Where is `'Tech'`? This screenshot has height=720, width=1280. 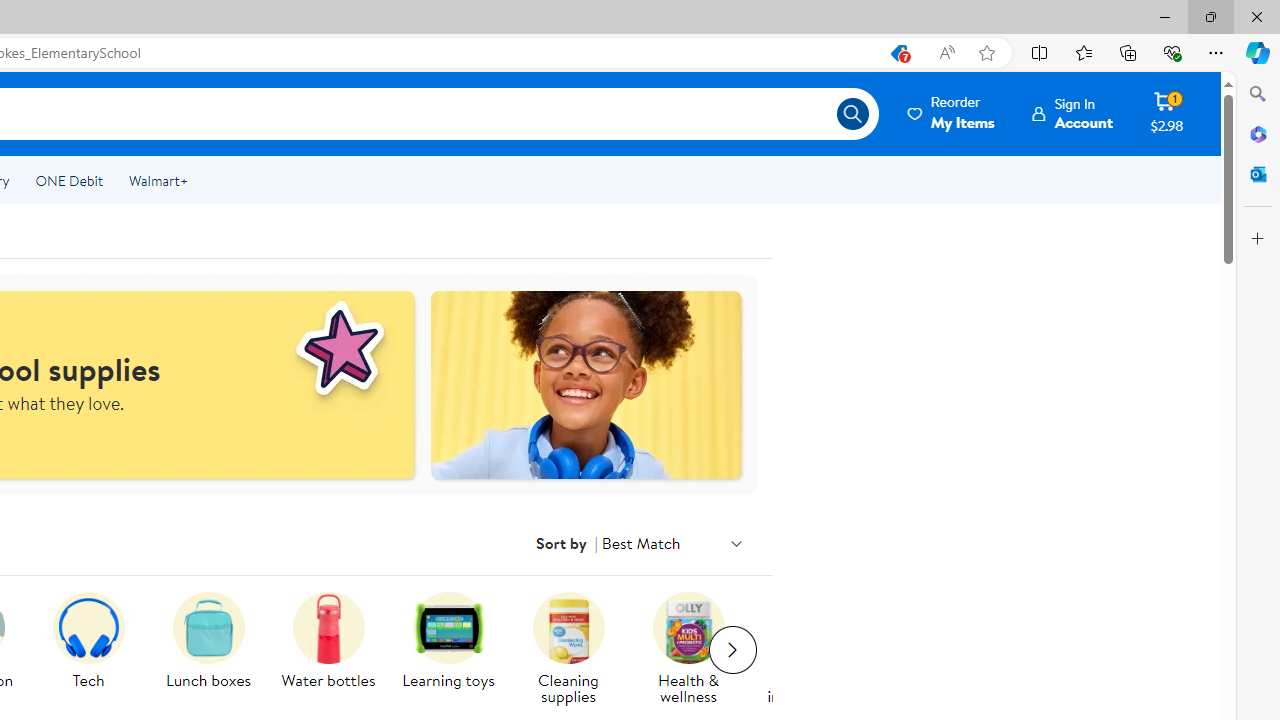 'Tech' is located at coordinates (95, 650).